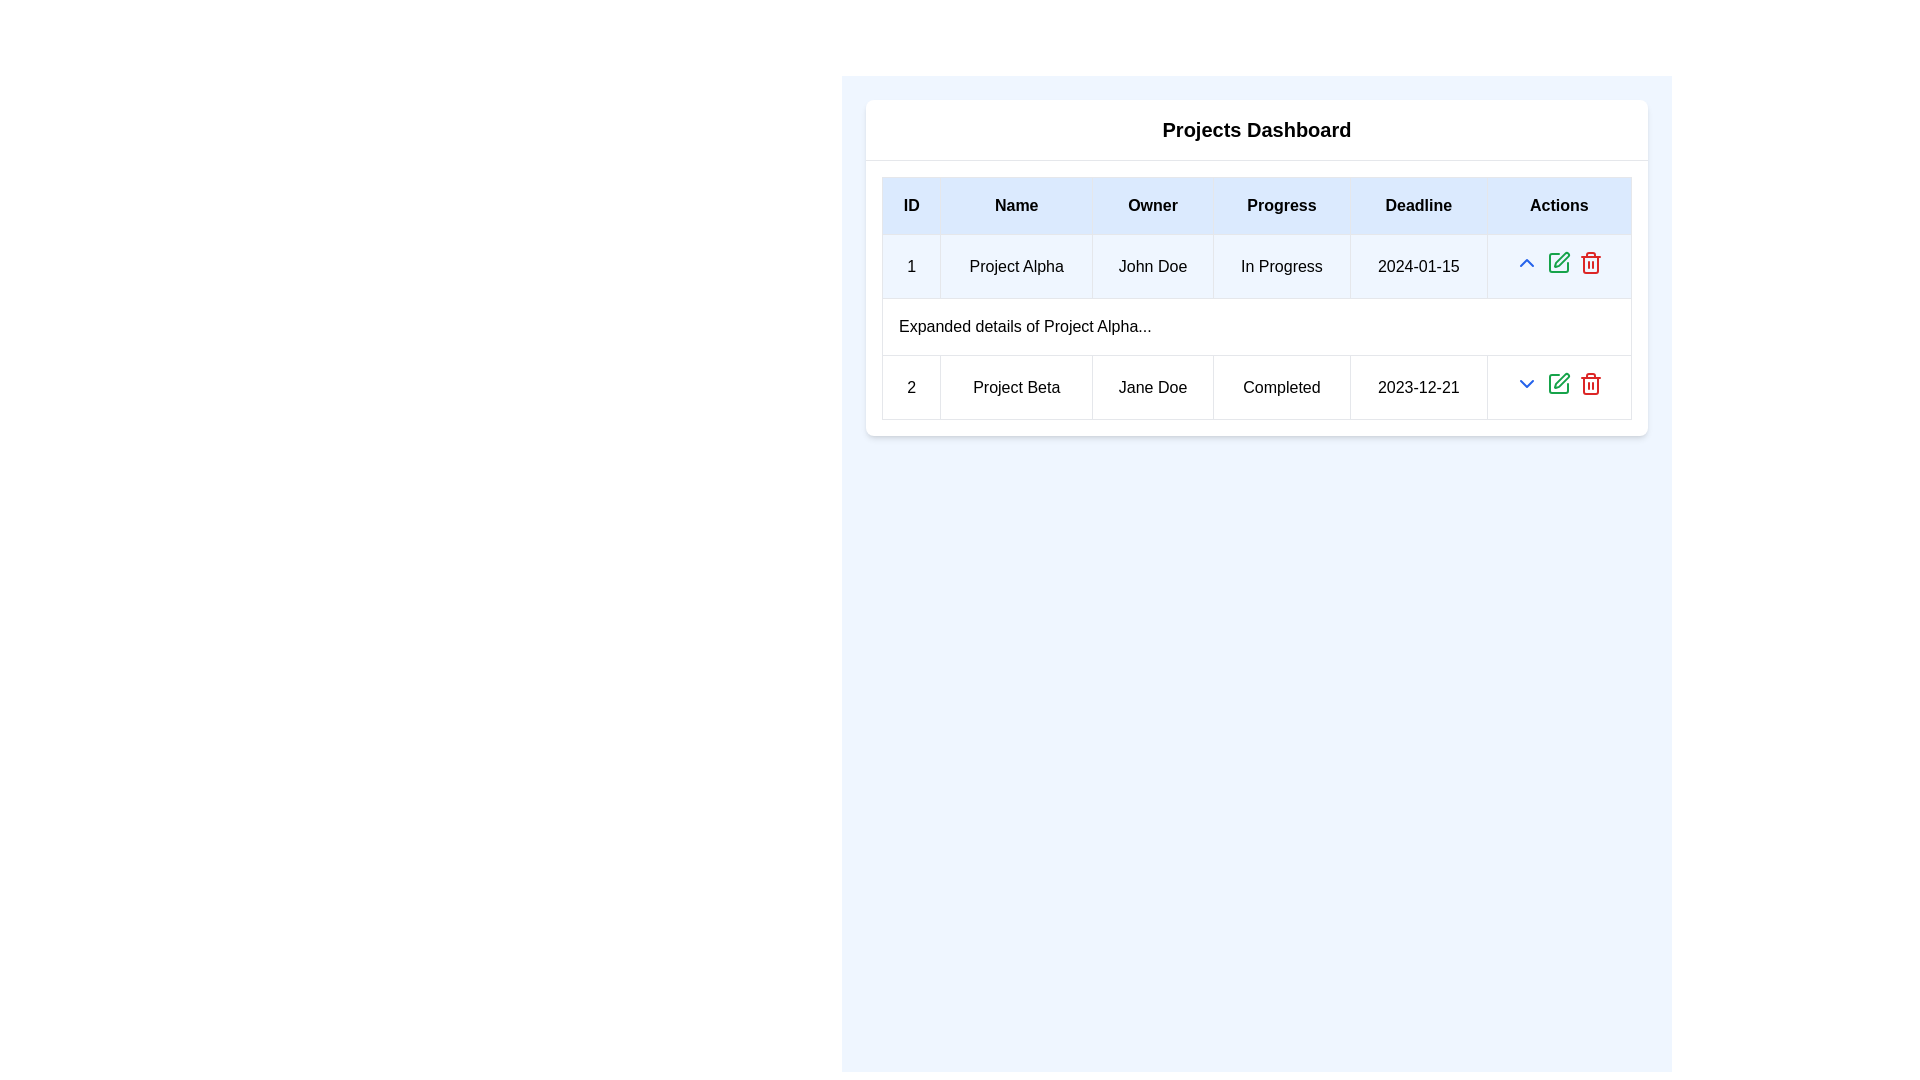 Image resolution: width=1920 pixels, height=1080 pixels. I want to click on the rows of the Projects Dashboard table, so click(1256, 266).